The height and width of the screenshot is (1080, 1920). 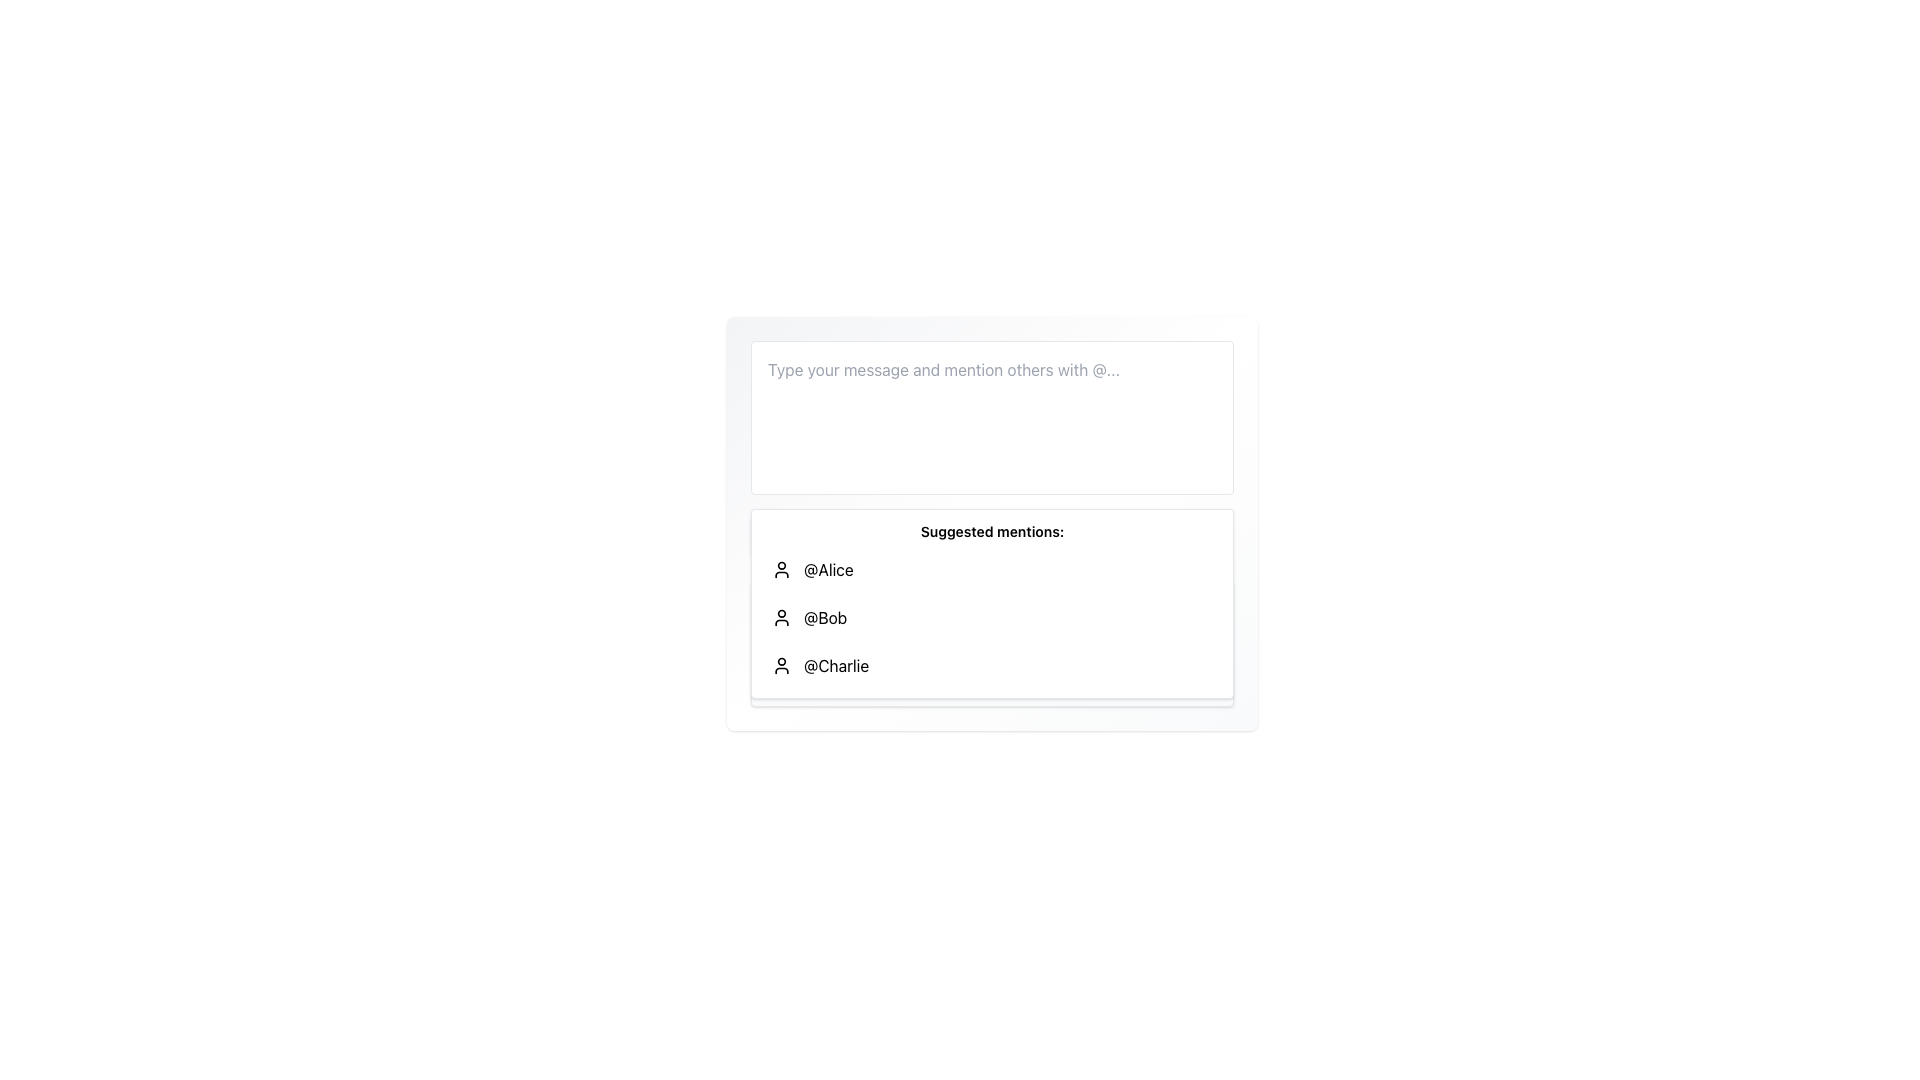 What do you see at coordinates (992, 531) in the screenshot?
I see `text from the bold text label that states 'Suggested mentions:' located at the top of the dropdown-like suggestion box` at bounding box center [992, 531].